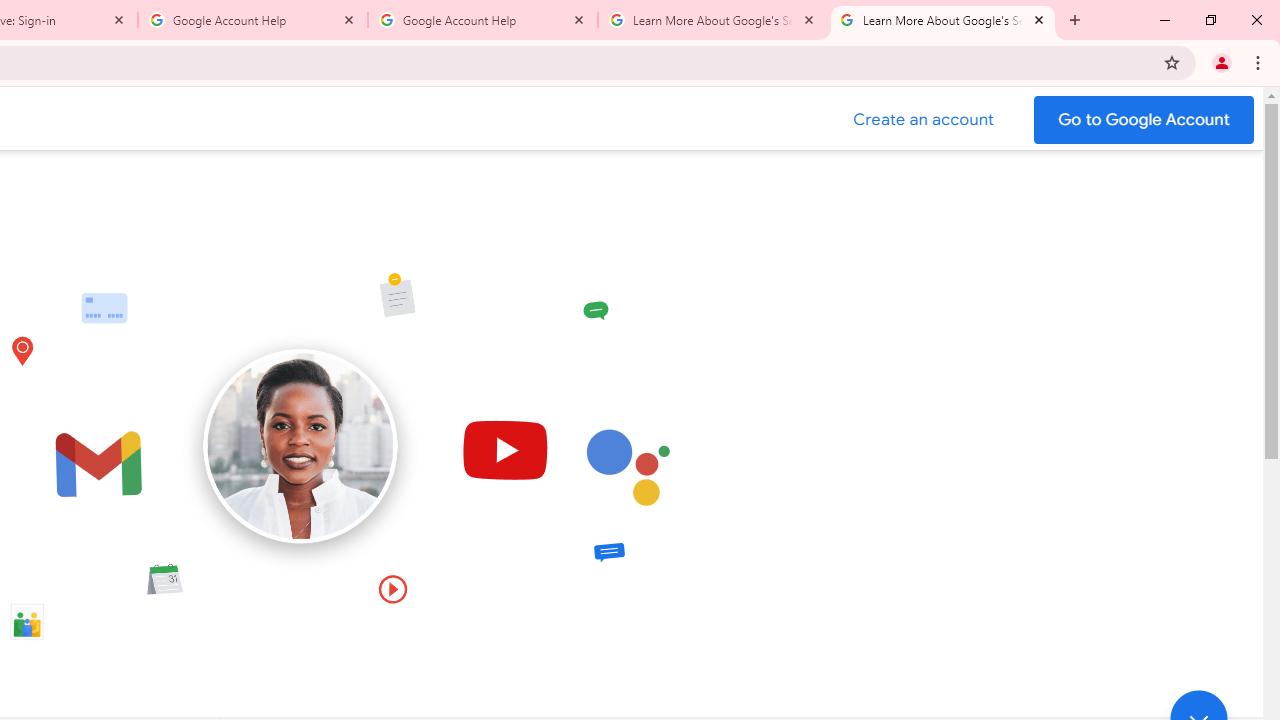 The height and width of the screenshot is (720, 1280). What do you see at coordinates (923, 119) in the screenshot?
I see `'Create a Google Account'` at bounding box center [923, 119].